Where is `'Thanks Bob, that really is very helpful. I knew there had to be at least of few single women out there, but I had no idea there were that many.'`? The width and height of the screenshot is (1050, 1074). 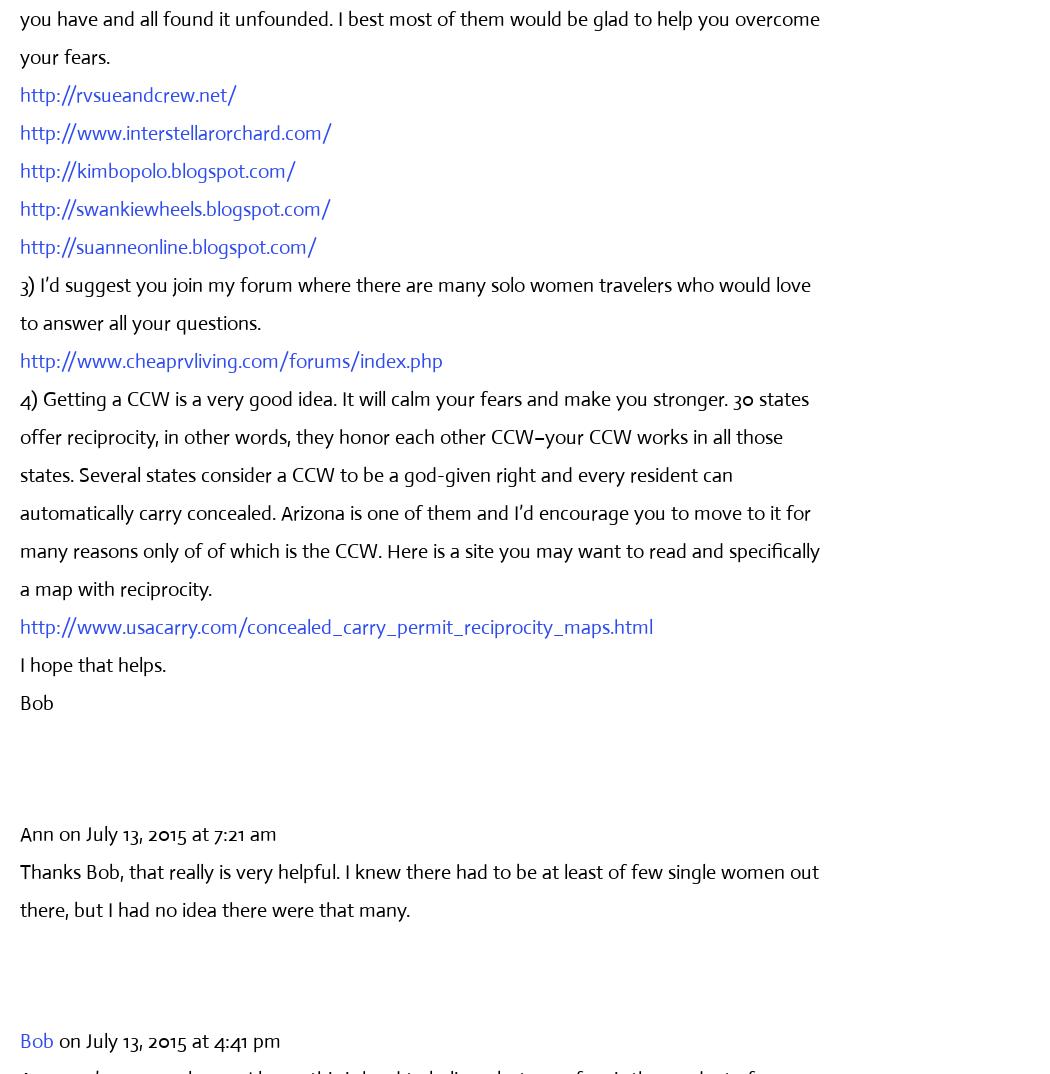
'Thanks Bob, that really is very helpful. I knew there had to be at least of few single women out there, but I had no idea there were that many.' is located at coordinates (418, 889).